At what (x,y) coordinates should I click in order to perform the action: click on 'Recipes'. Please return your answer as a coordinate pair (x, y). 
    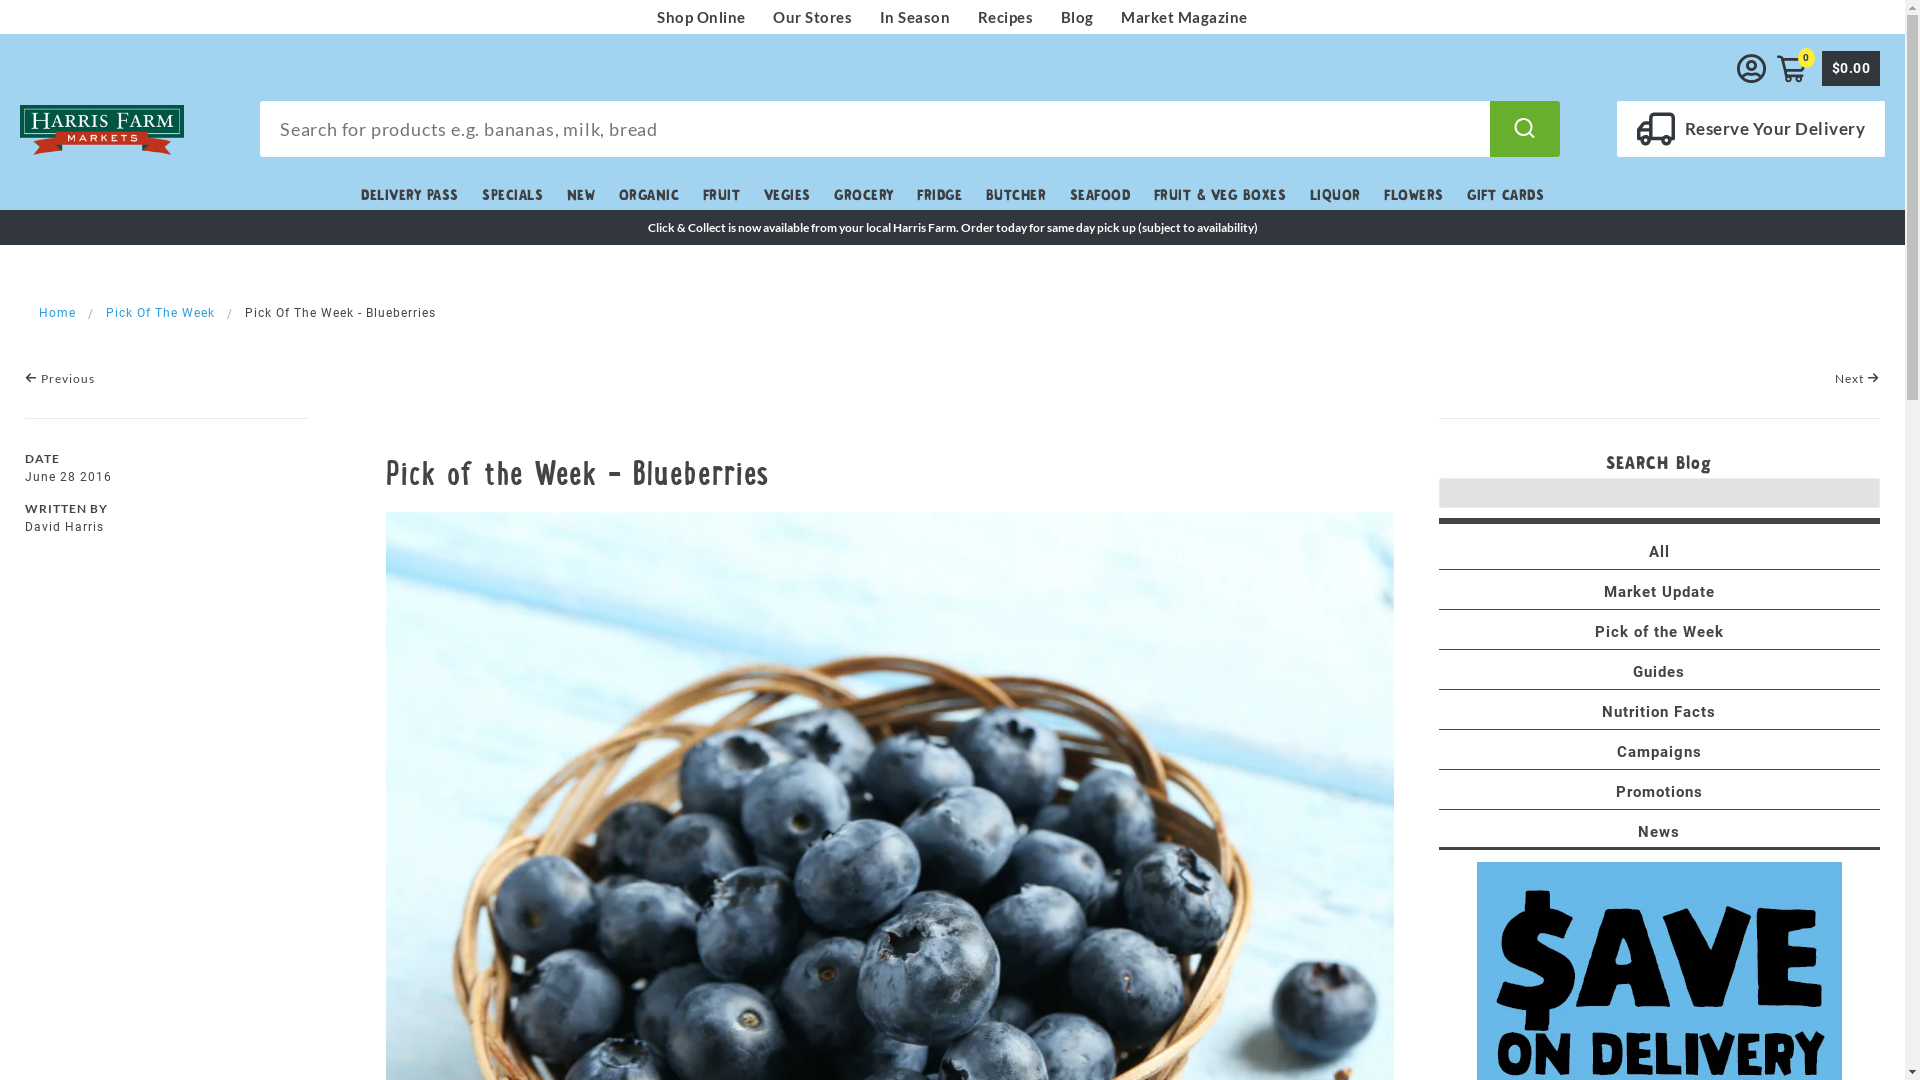
    Looking at the image, I should click on (1006, 16).